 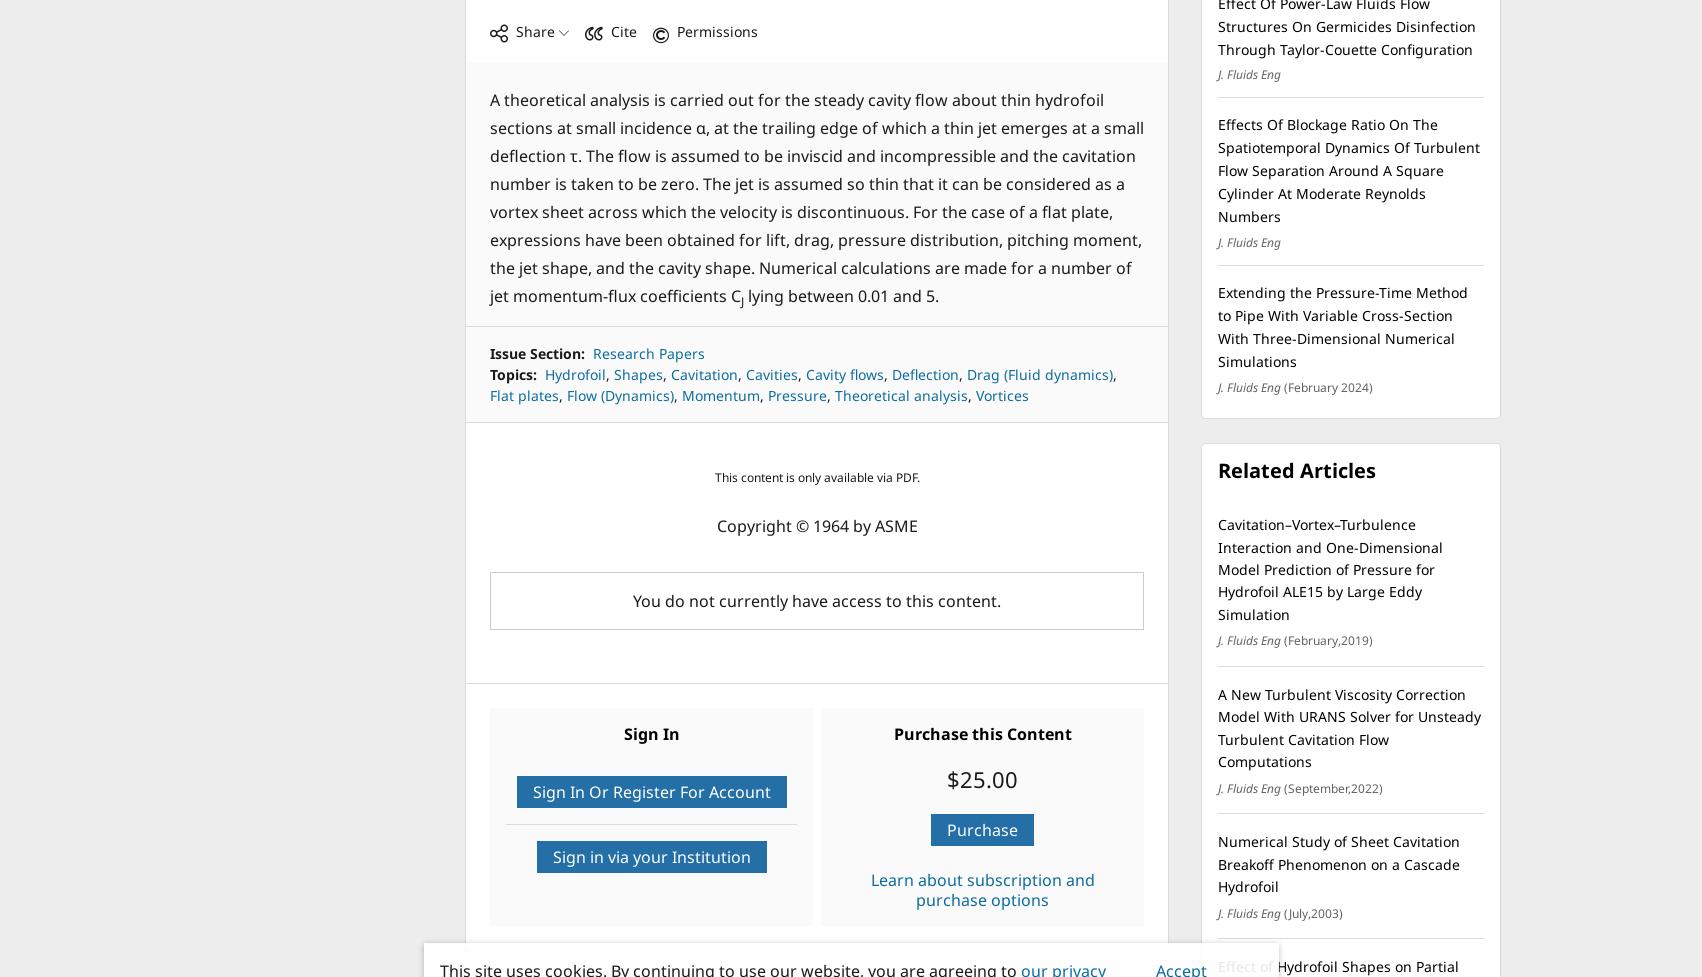 I want to click on 'Share', so click(x=534, y=30).